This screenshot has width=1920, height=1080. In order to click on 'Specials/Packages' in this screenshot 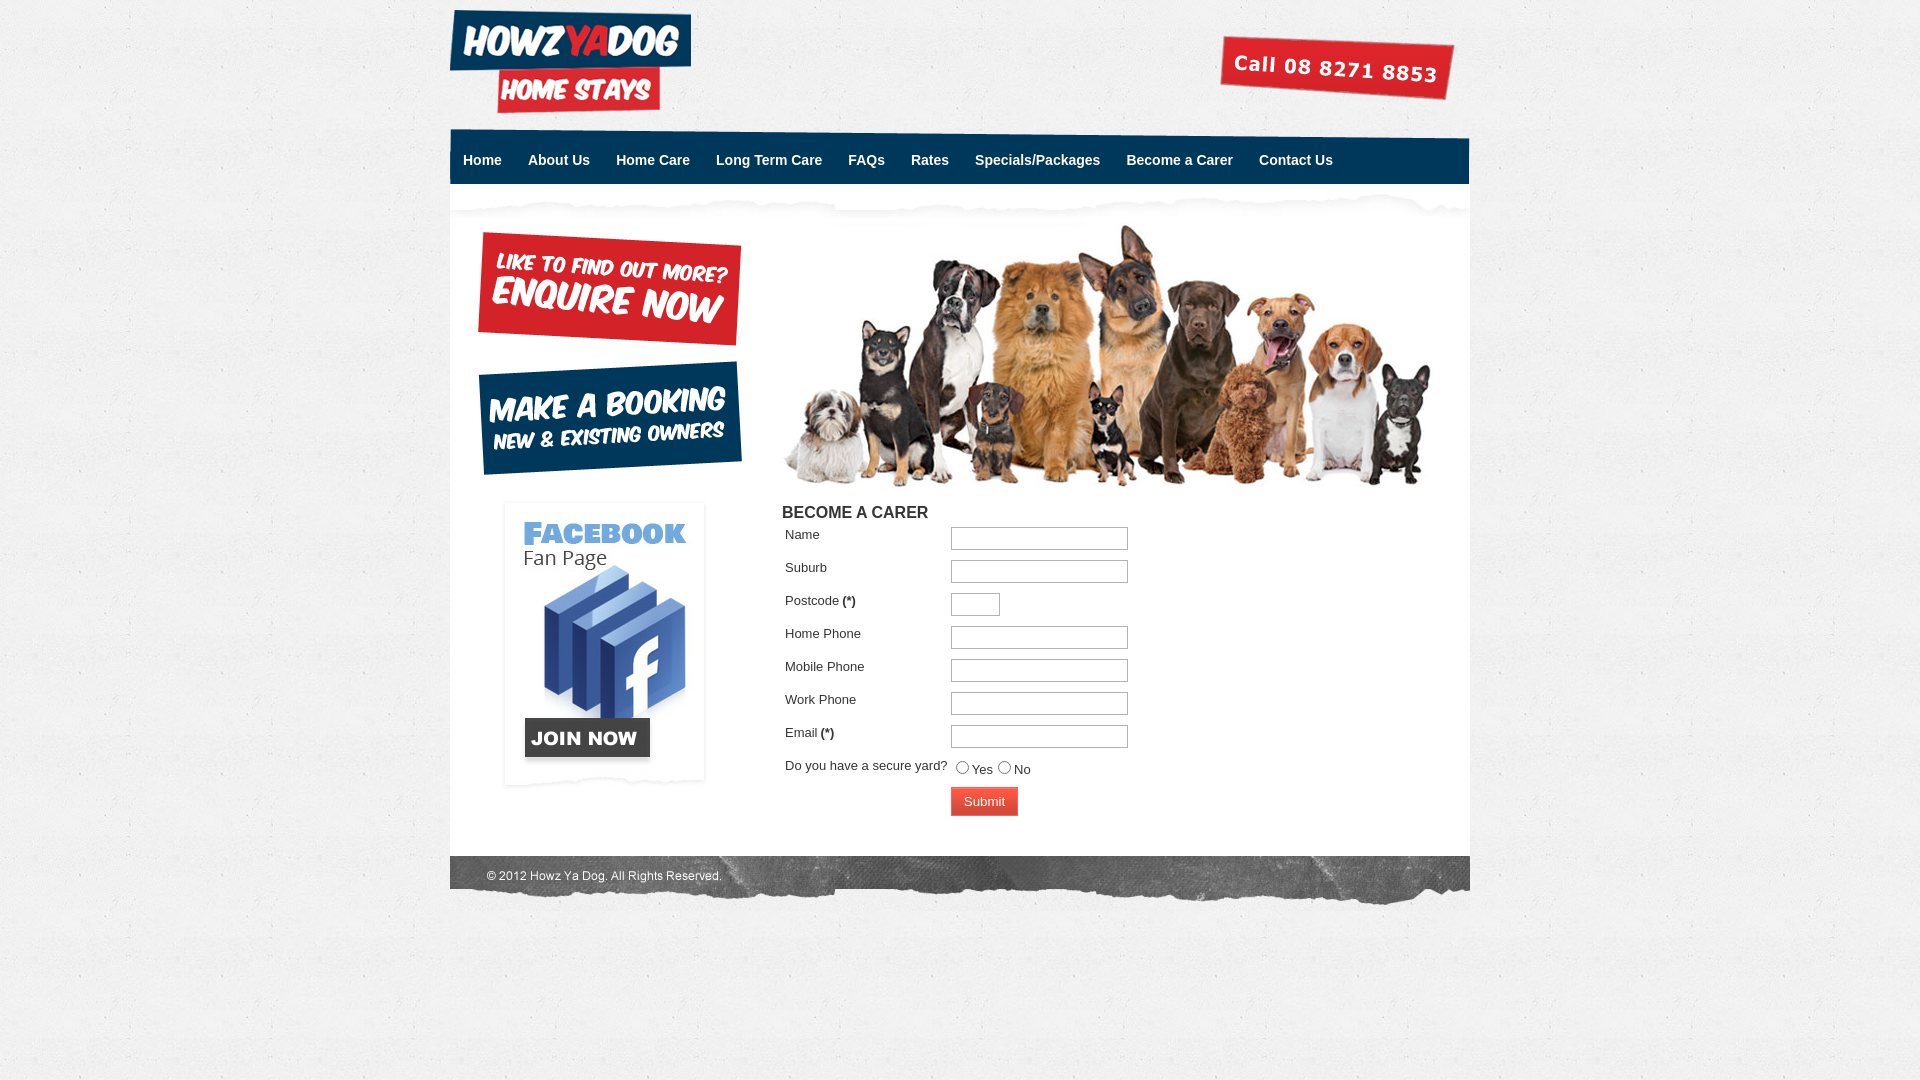, I will do `click(1037, 154)`.